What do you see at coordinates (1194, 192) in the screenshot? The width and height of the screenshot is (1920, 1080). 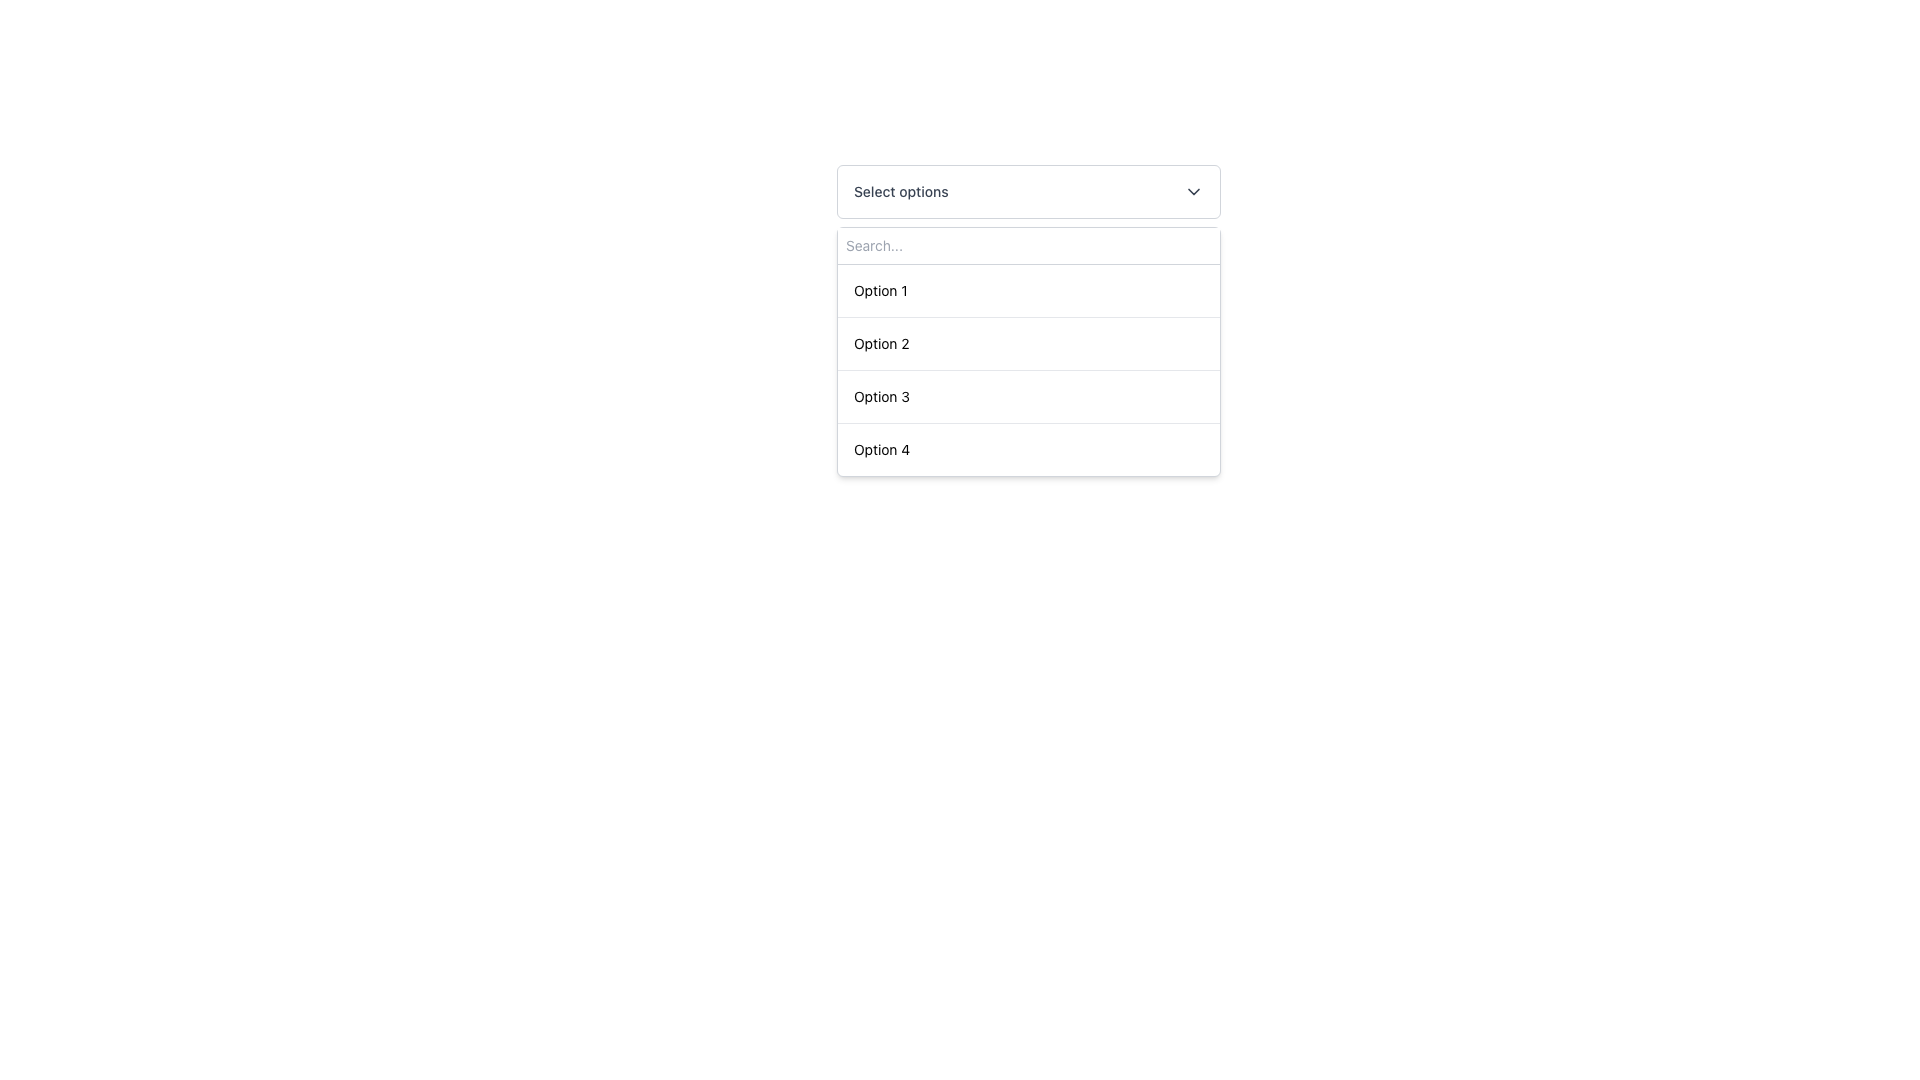 I see `the Chevron icon indicating the dropdown menu for 'Select options'` at bounding box center [1194, 192].